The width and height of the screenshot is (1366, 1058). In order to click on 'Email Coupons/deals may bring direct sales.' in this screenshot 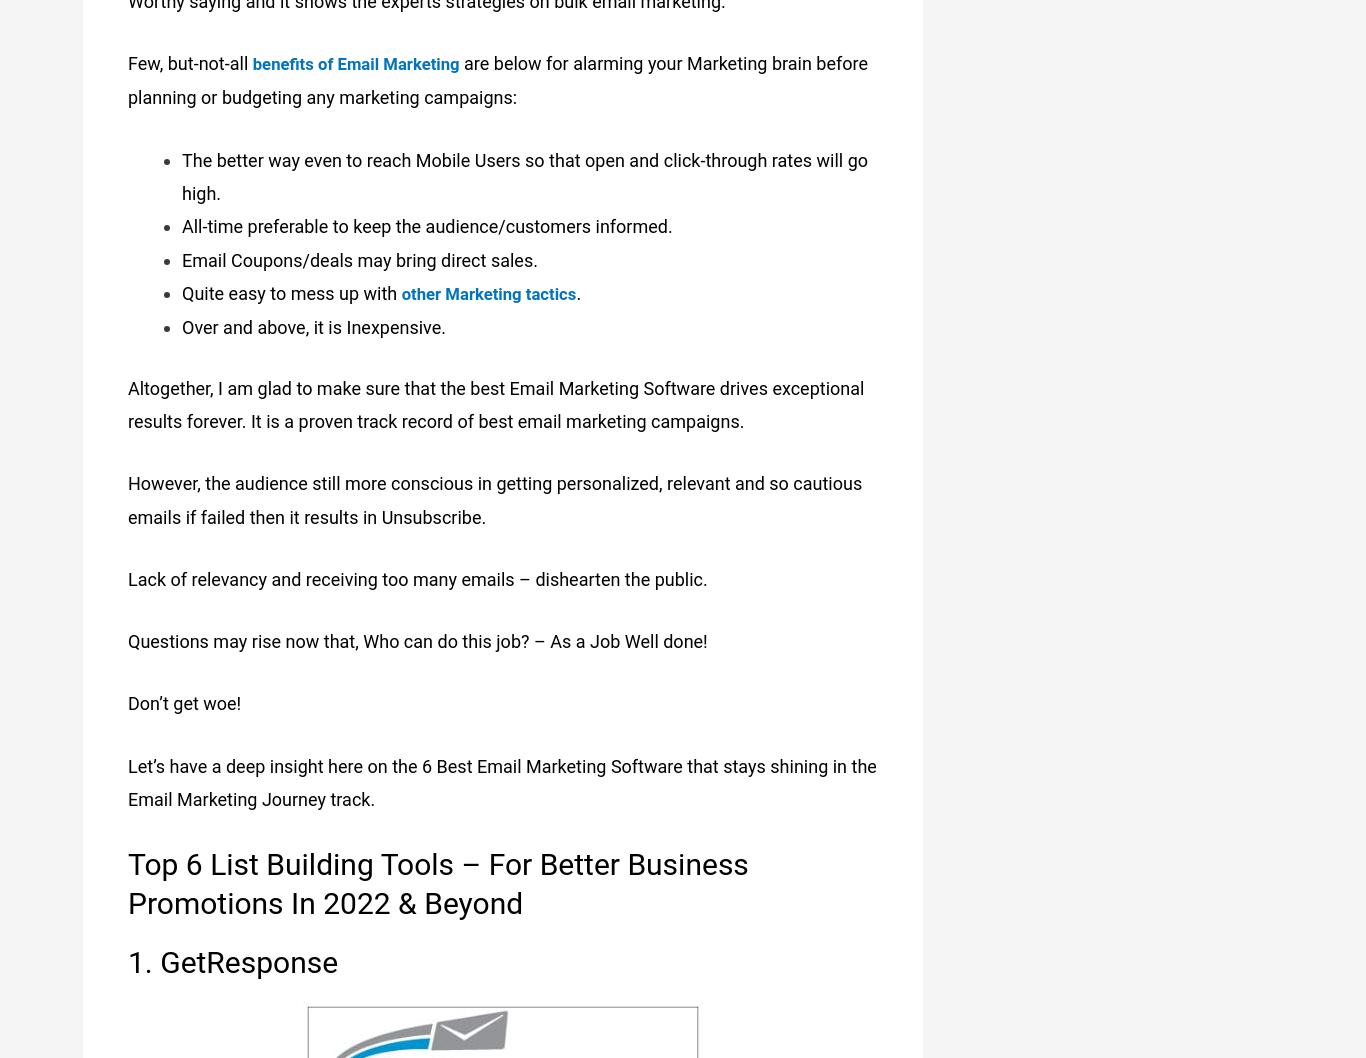, I will do `click(358, 258)`.